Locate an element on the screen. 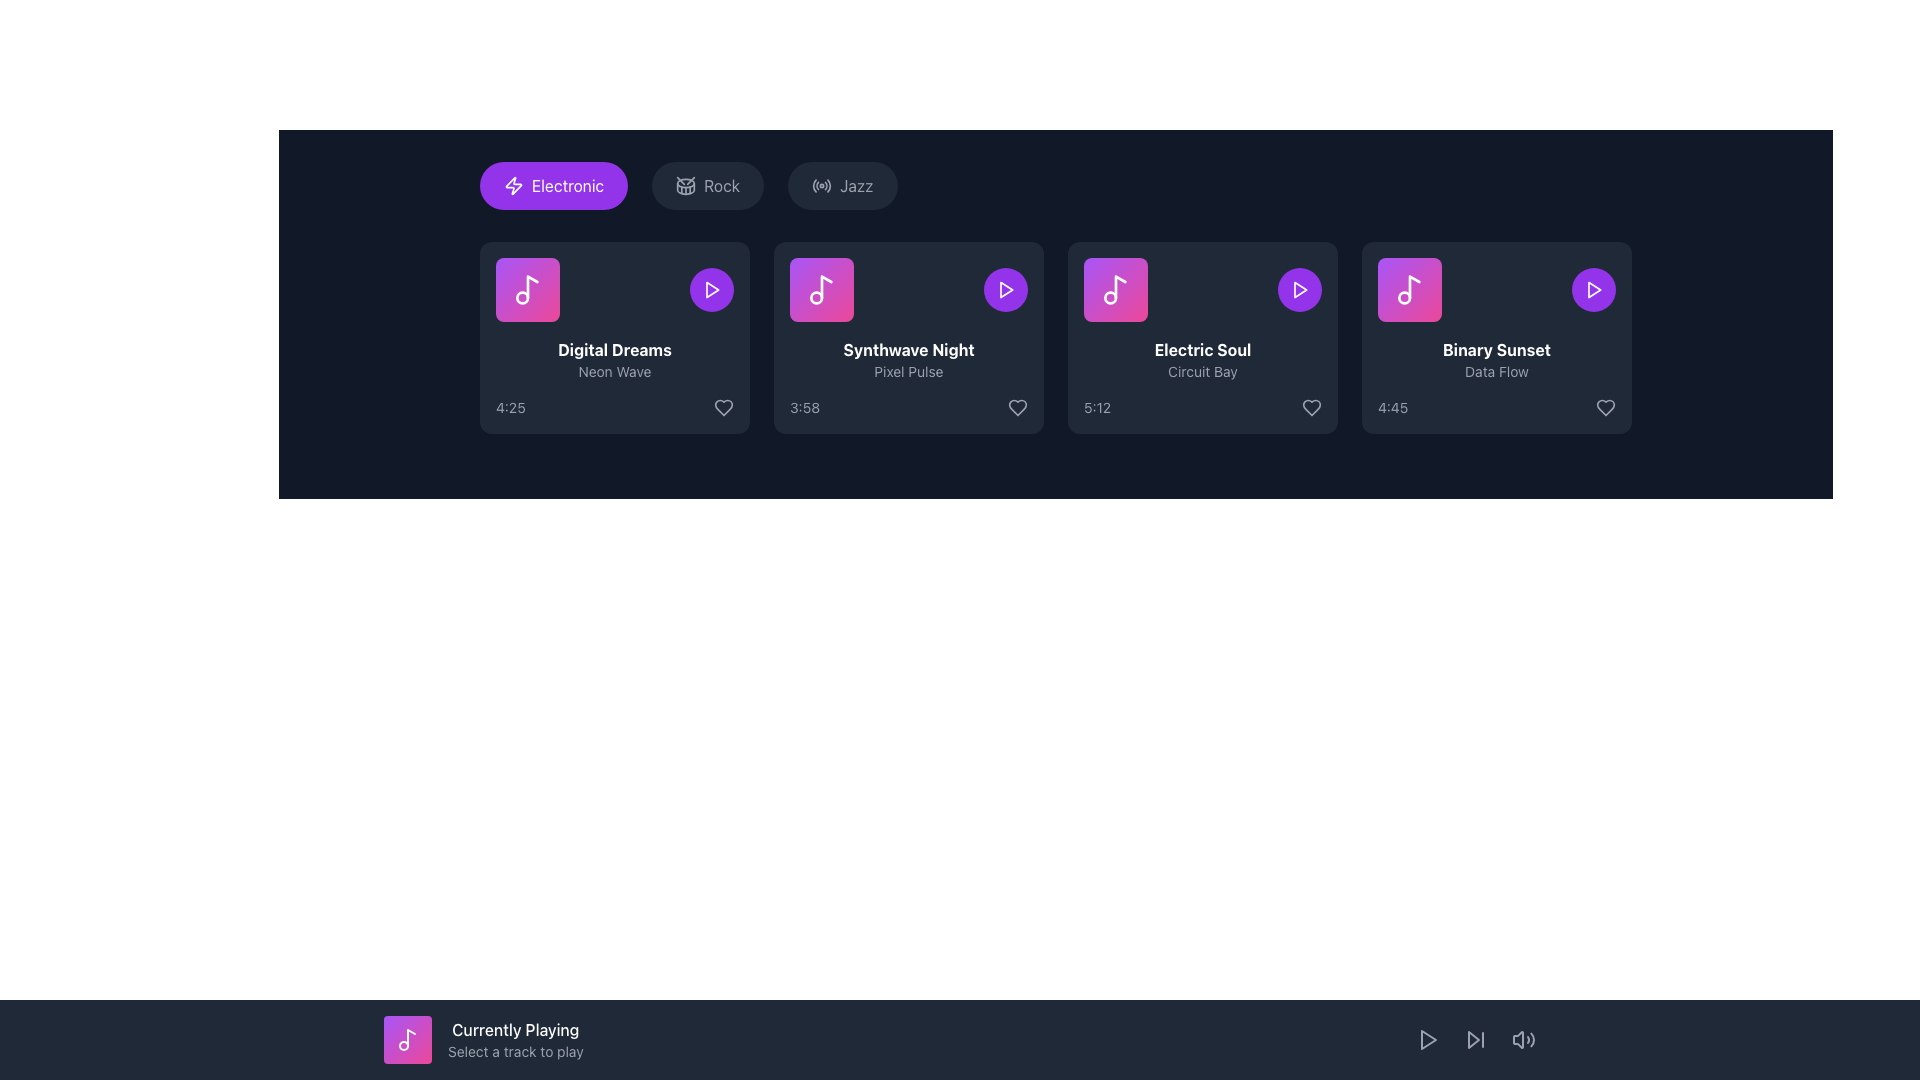  the heart icon located in the fourth music track panel is located at coordinates (1311, 407).